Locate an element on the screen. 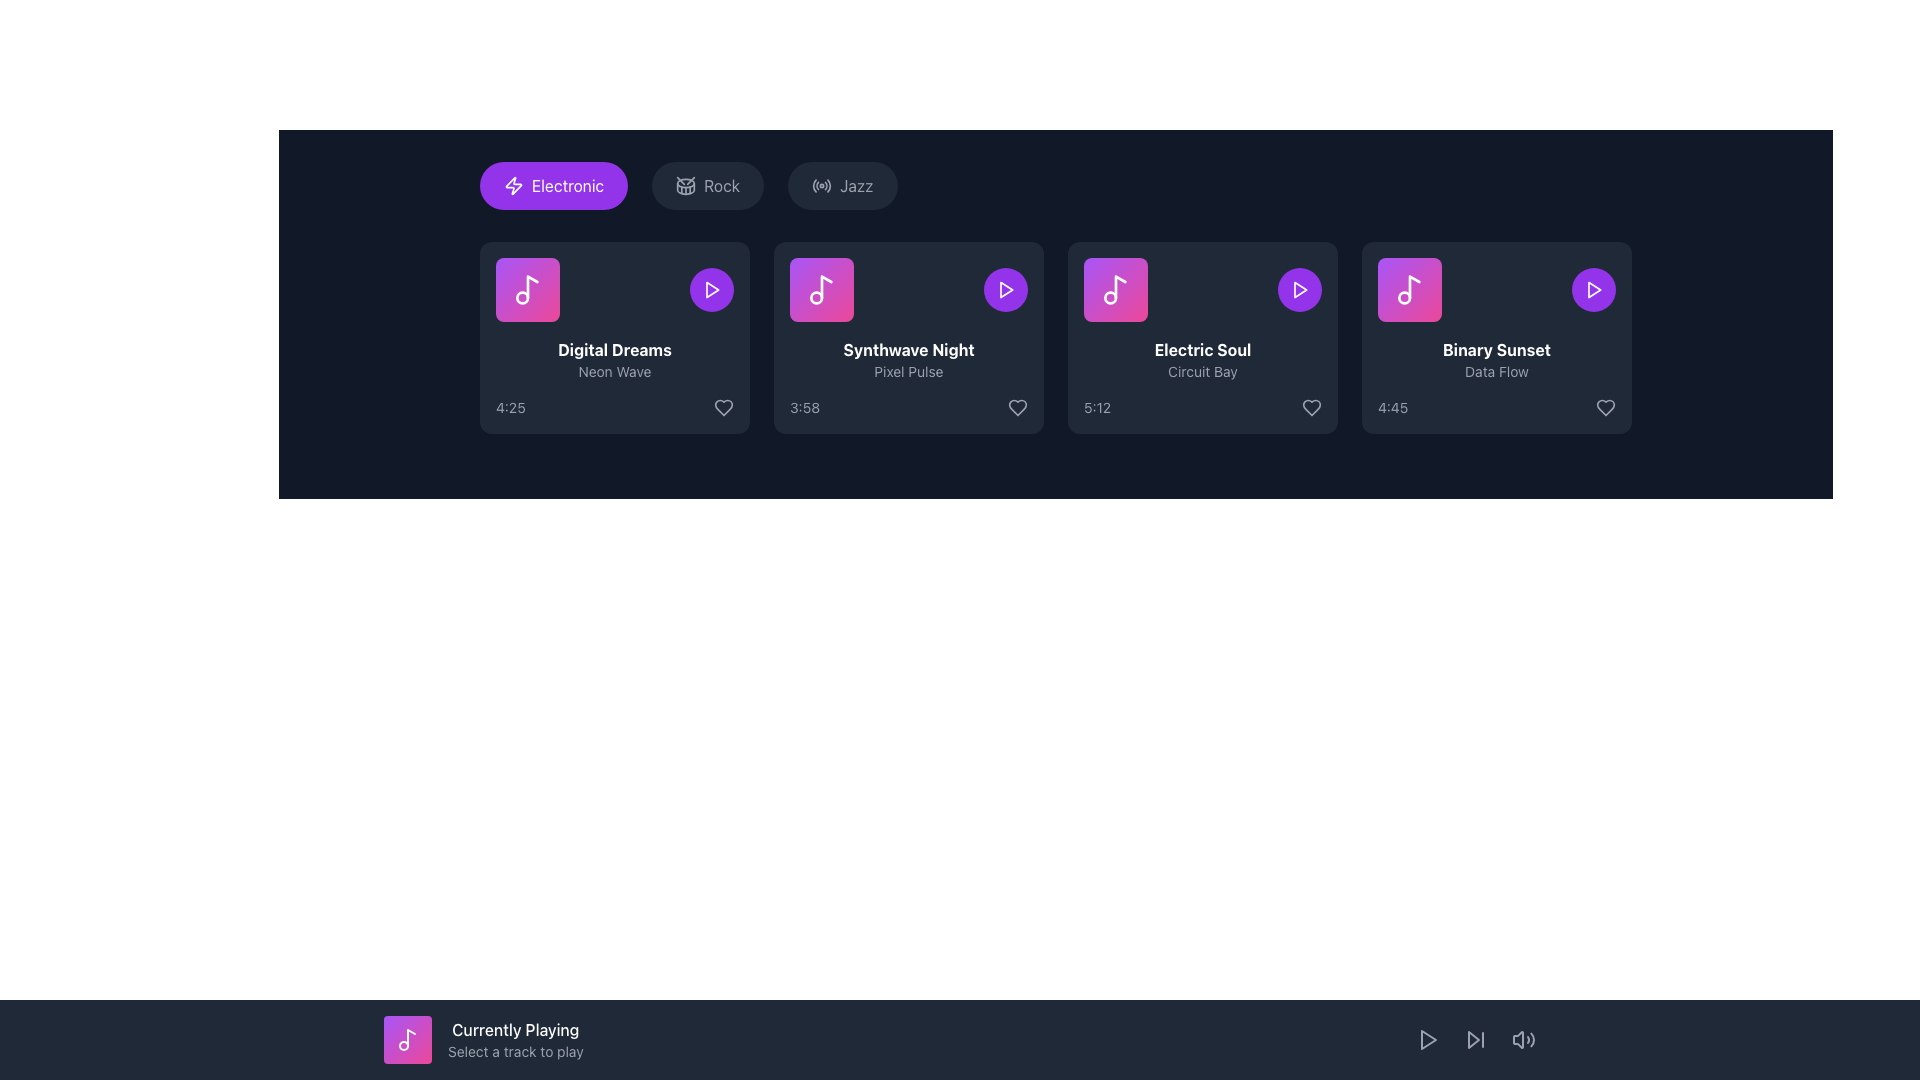  the heart icon located in the fourth music track panel is located at coordinates (1311, 407).